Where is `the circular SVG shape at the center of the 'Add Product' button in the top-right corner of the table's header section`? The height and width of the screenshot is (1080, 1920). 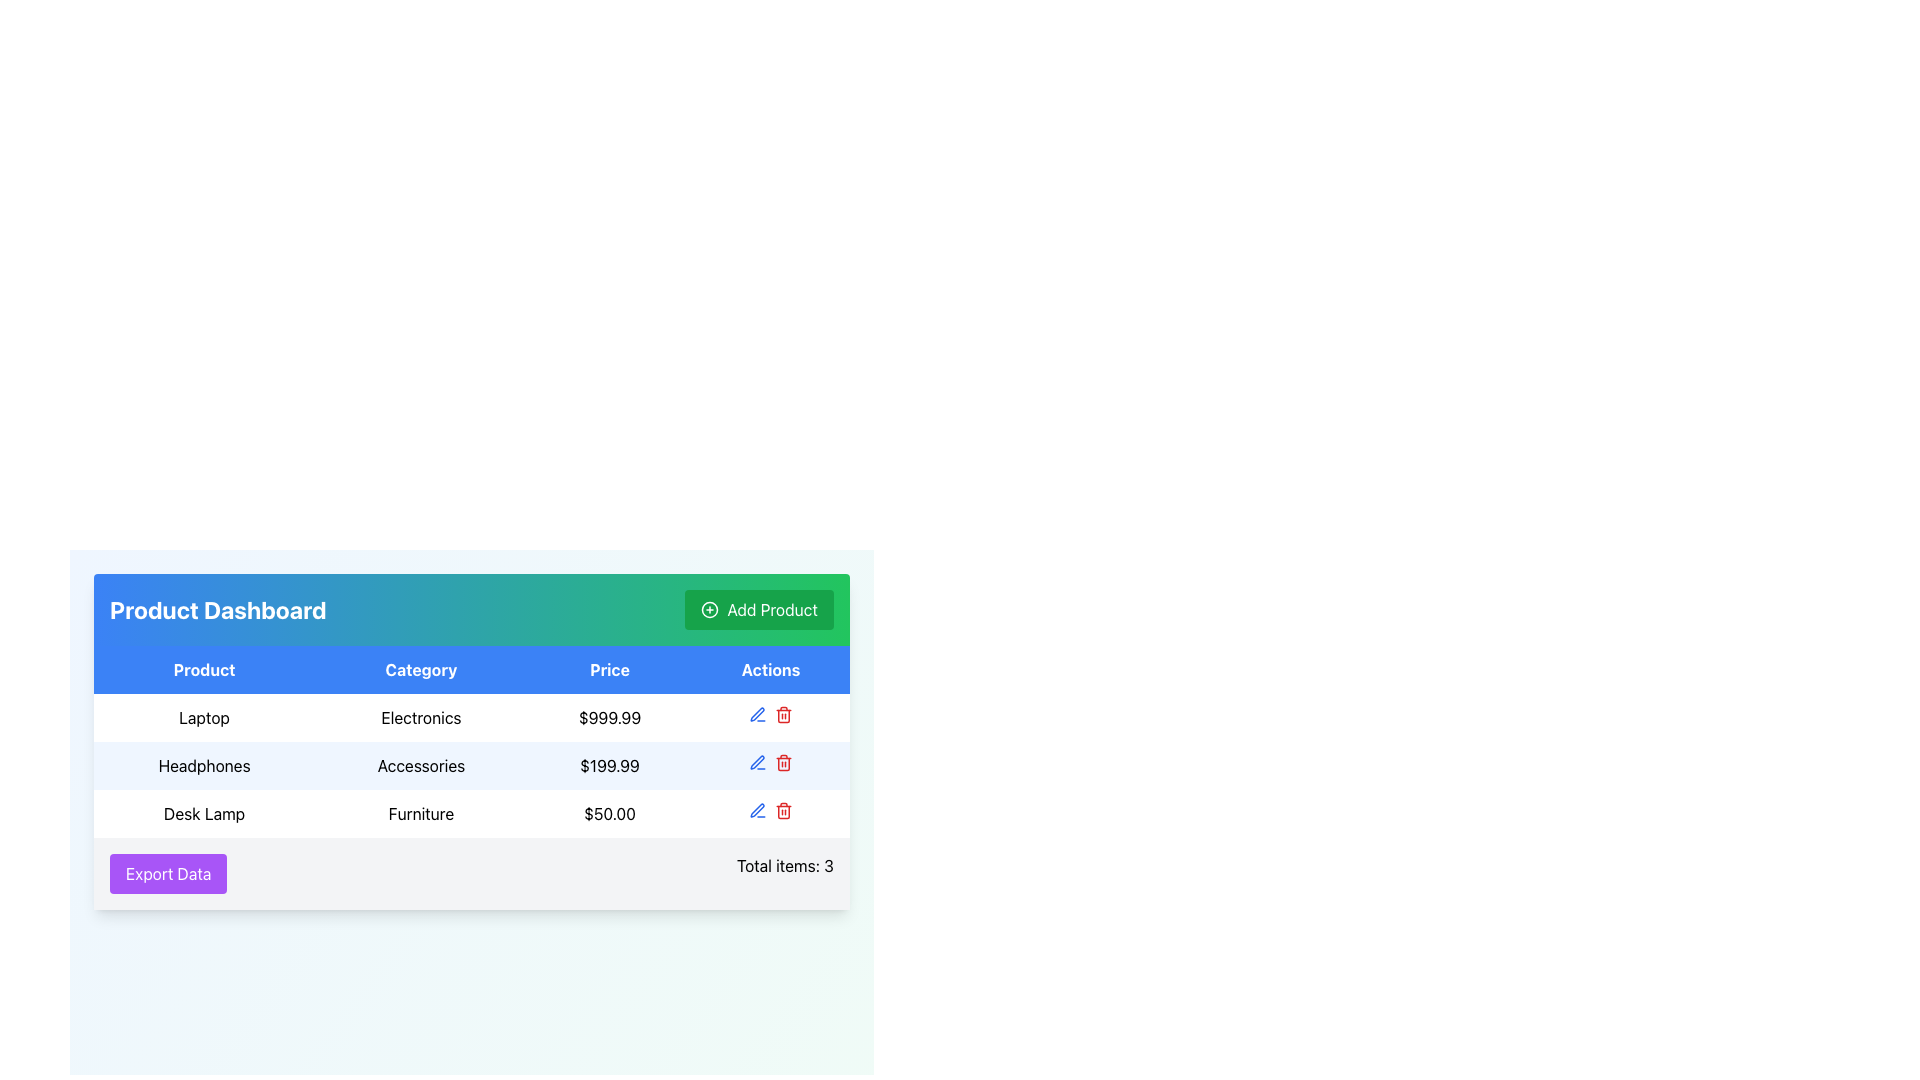
the circular SVG shape at the center of the 'Add Product' button in the top-right corner of the table's header section is located at coordinates (710, 608).